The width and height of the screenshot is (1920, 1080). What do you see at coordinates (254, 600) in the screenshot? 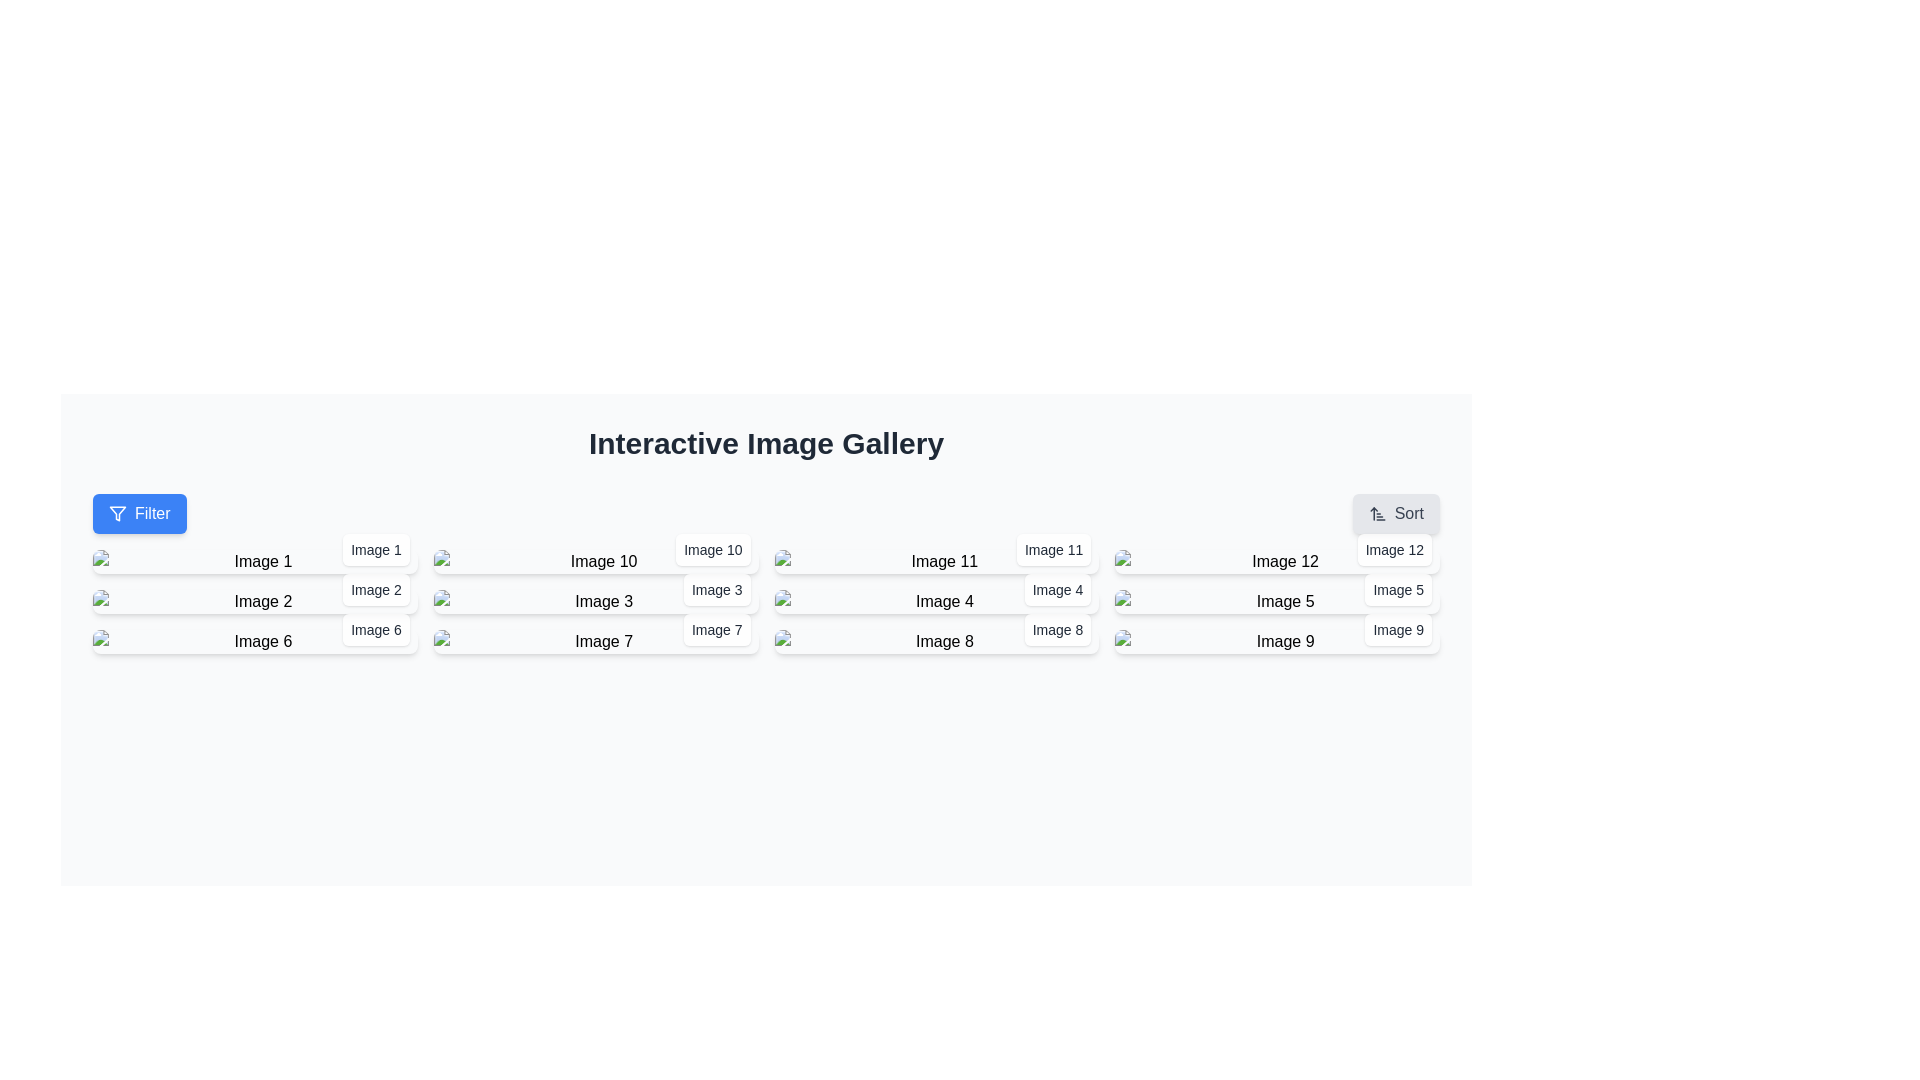
I see `the image thumbnail with overlay text 'Image 2'` at bounding box center [254, 600].